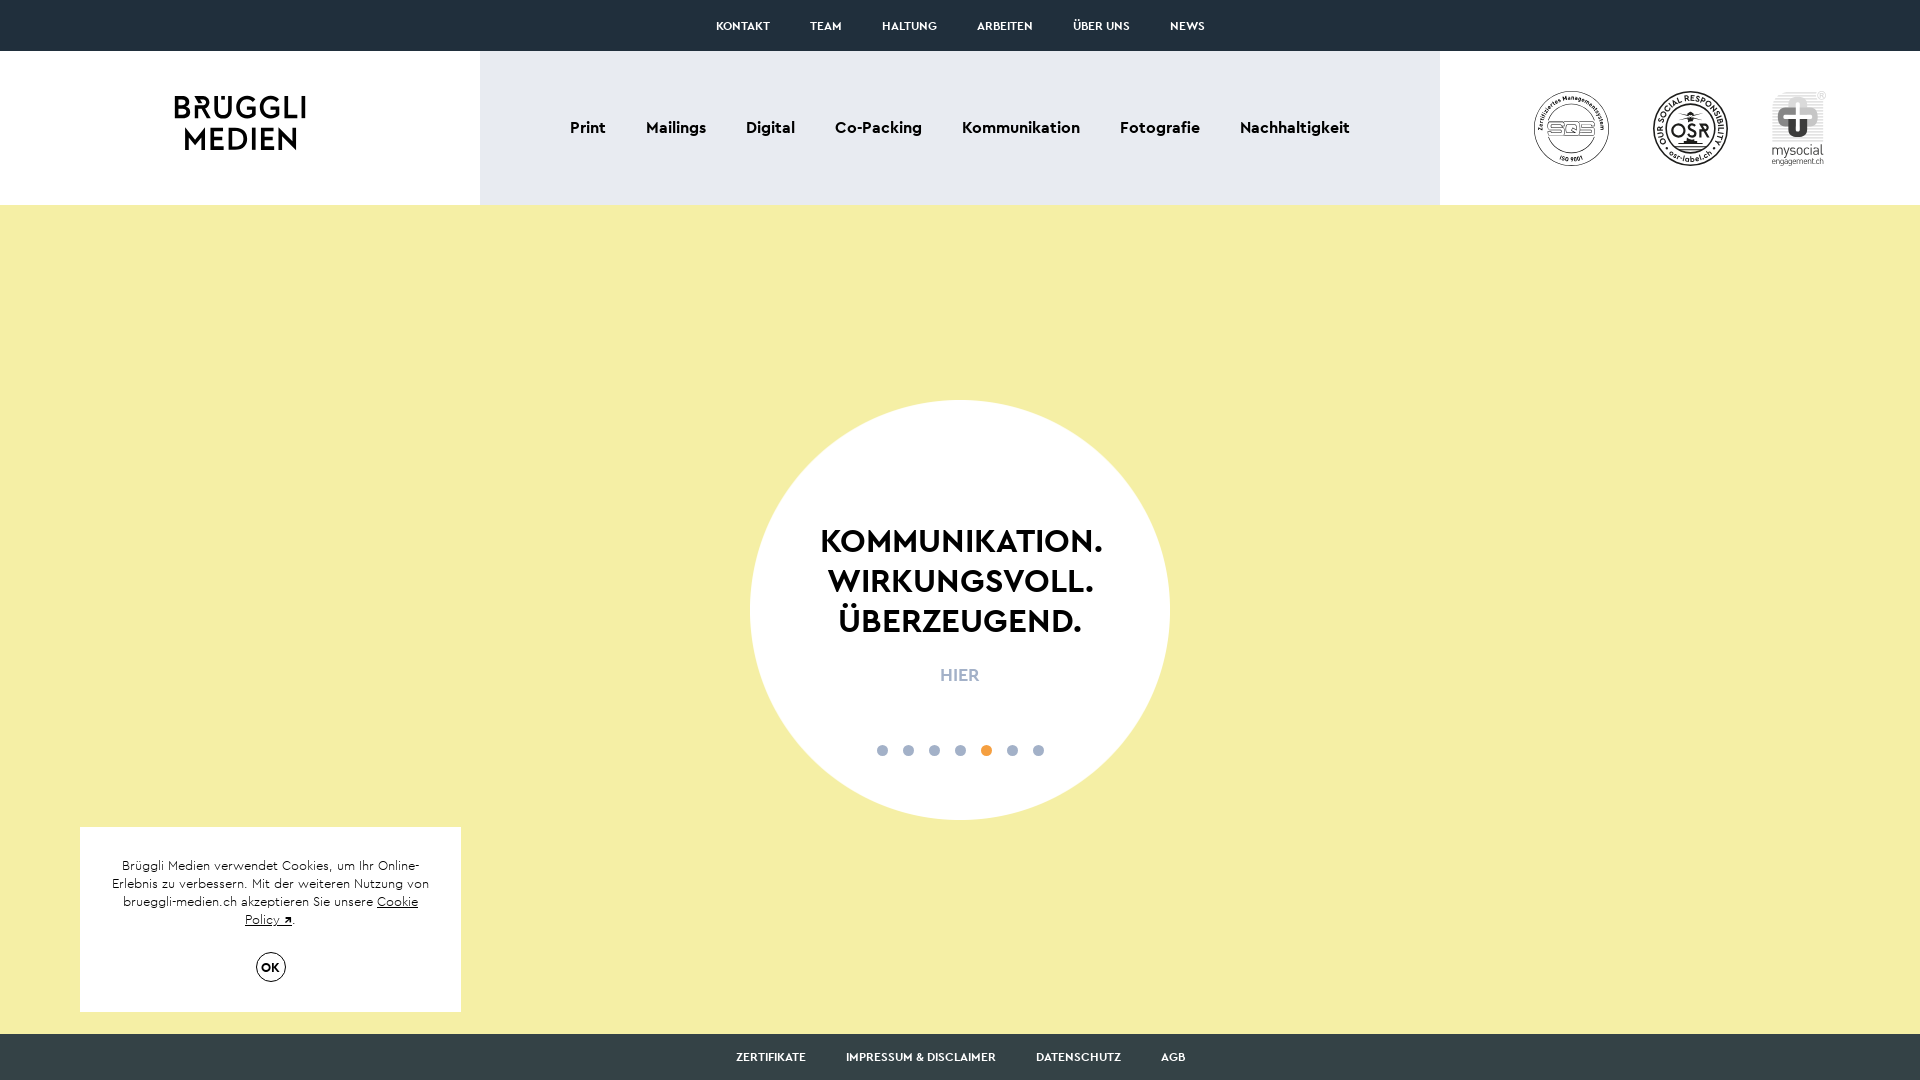 The image size is (1920, 1080). Describe the element at coordinates (920, 1055) in the screenshot. I see `'IMPRESSUM & DISCLAIMER'` at that location.